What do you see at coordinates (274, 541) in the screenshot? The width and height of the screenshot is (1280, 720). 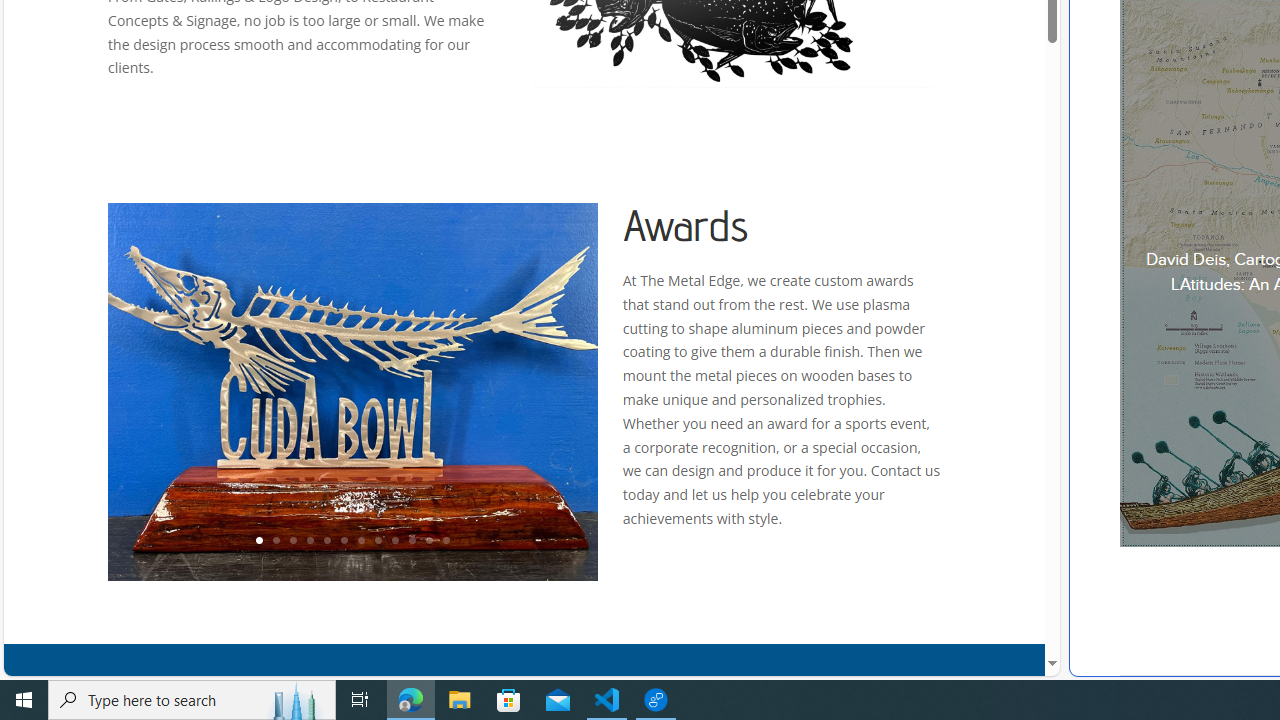 I see `'2'` at bounding box center [274, 541].